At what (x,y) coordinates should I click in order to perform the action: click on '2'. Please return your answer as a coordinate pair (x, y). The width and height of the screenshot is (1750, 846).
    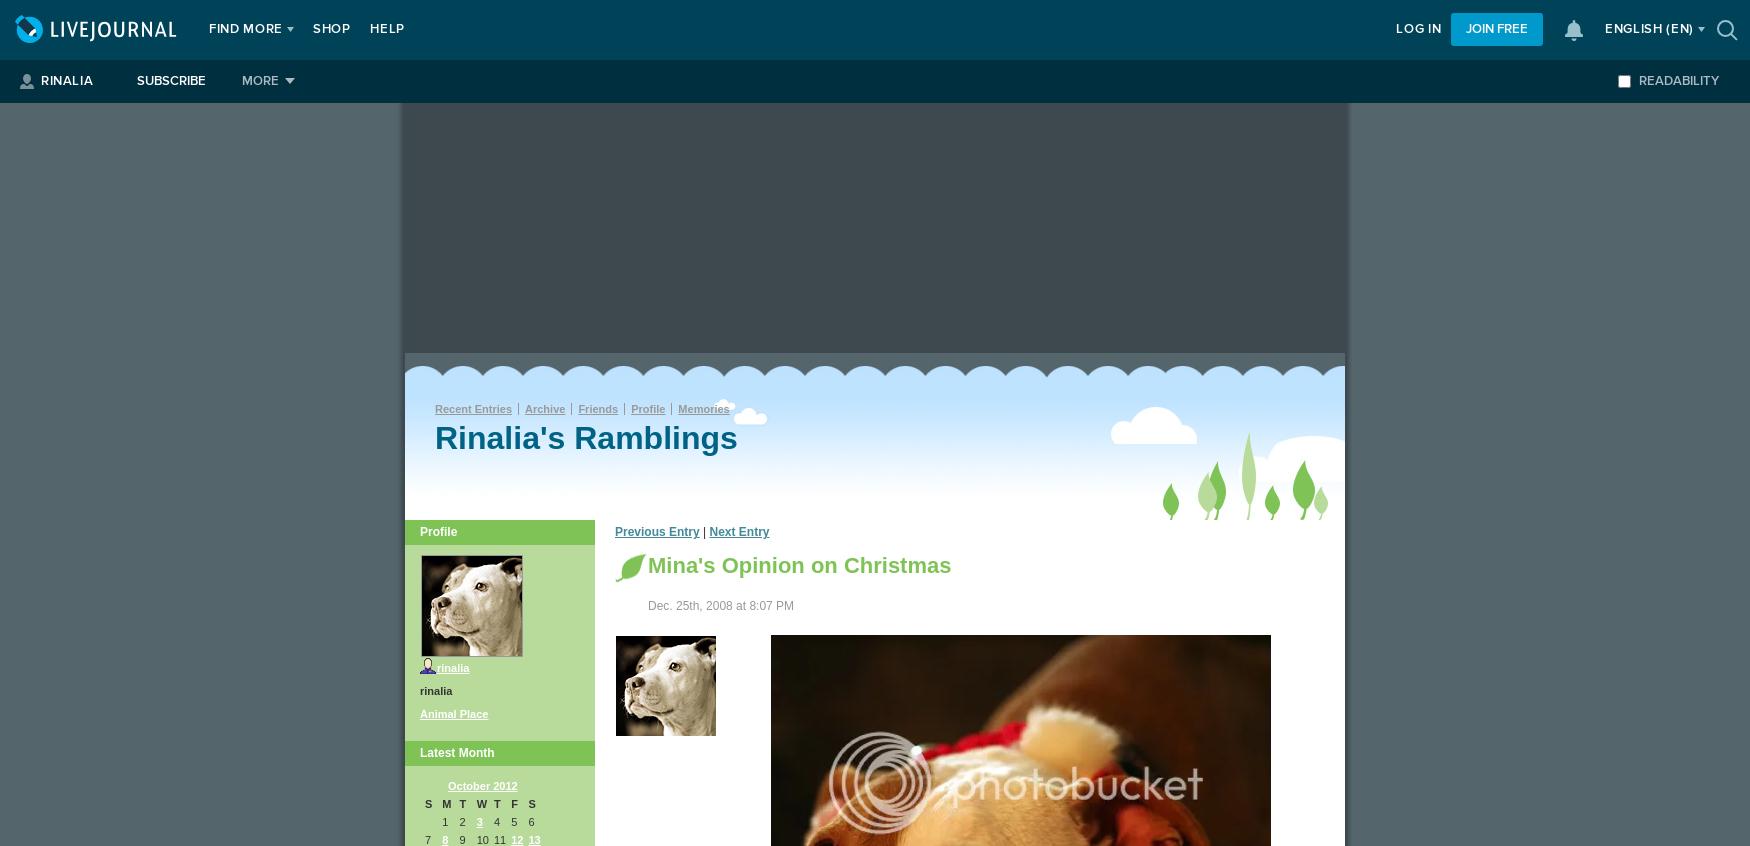
    Looking at the image, I should click on (462, 821).